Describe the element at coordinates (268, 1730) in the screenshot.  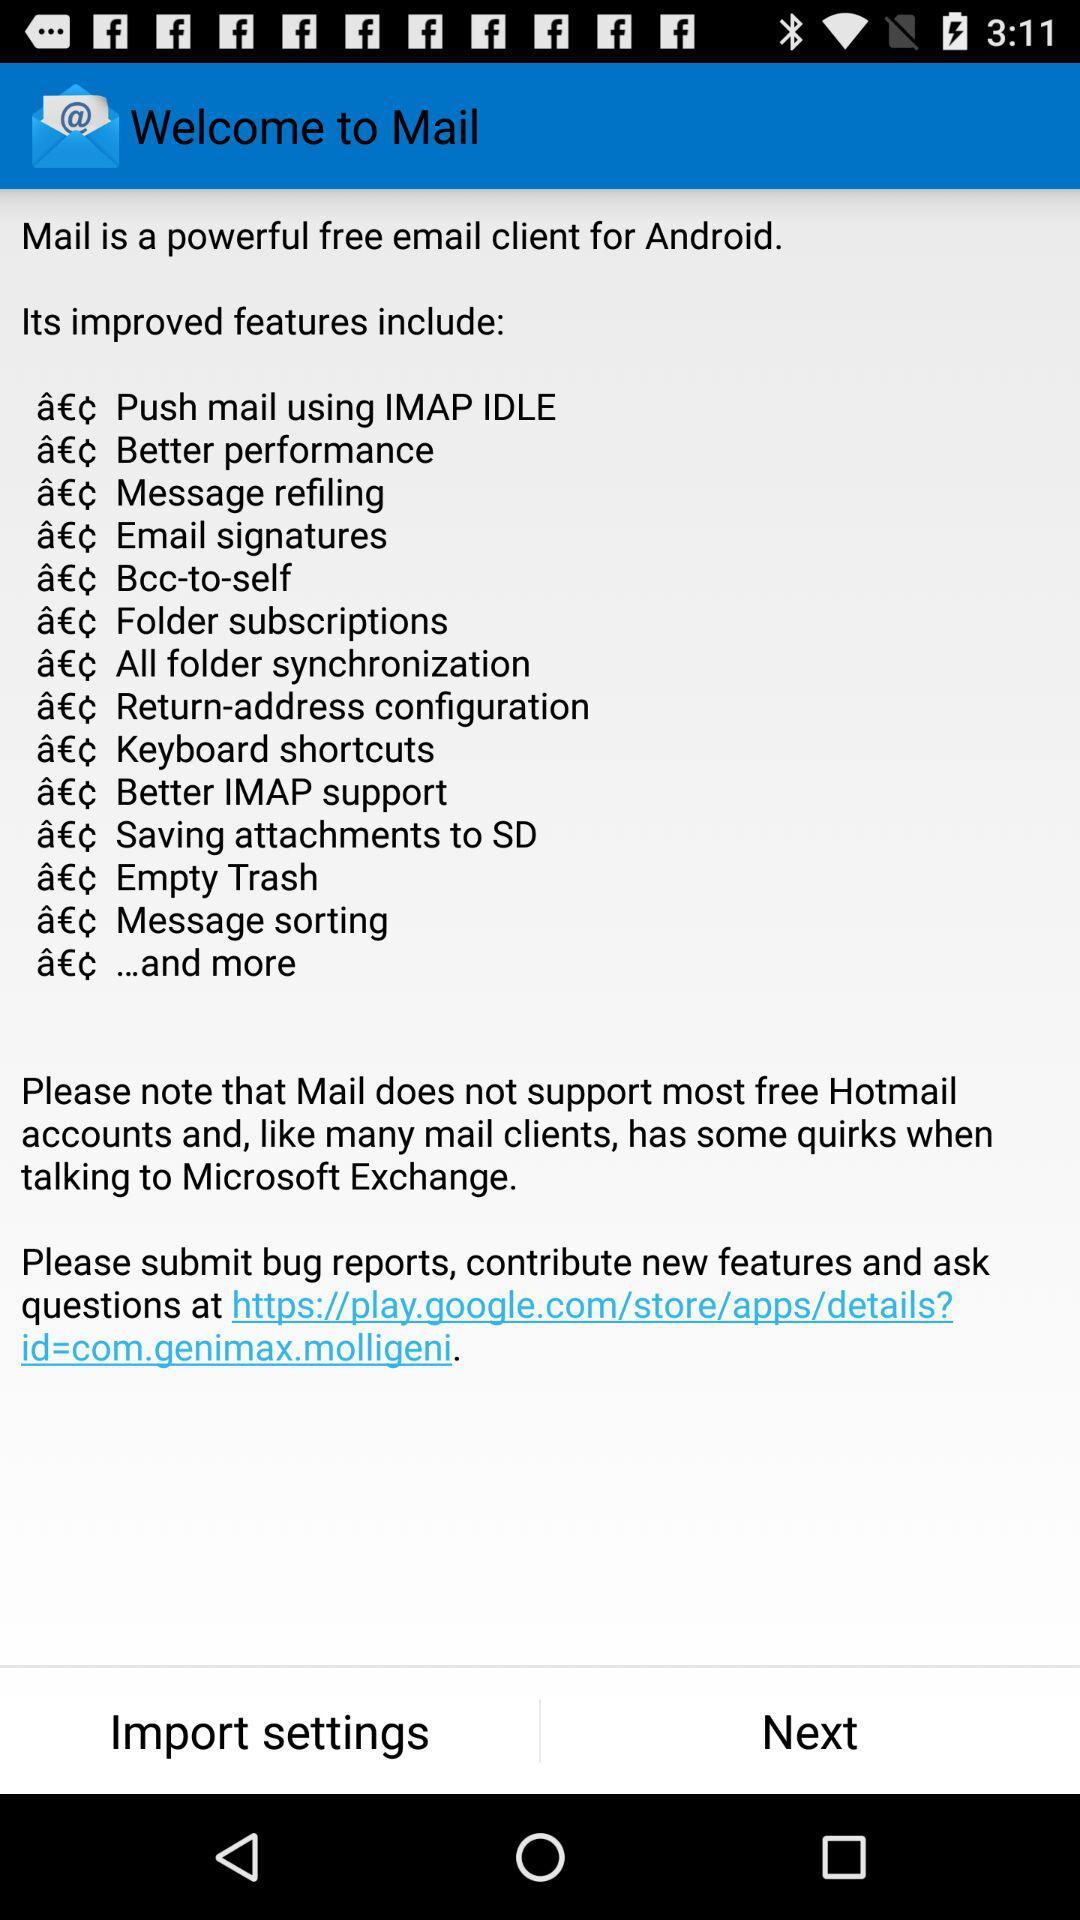
I see `the import settings item` at that location.